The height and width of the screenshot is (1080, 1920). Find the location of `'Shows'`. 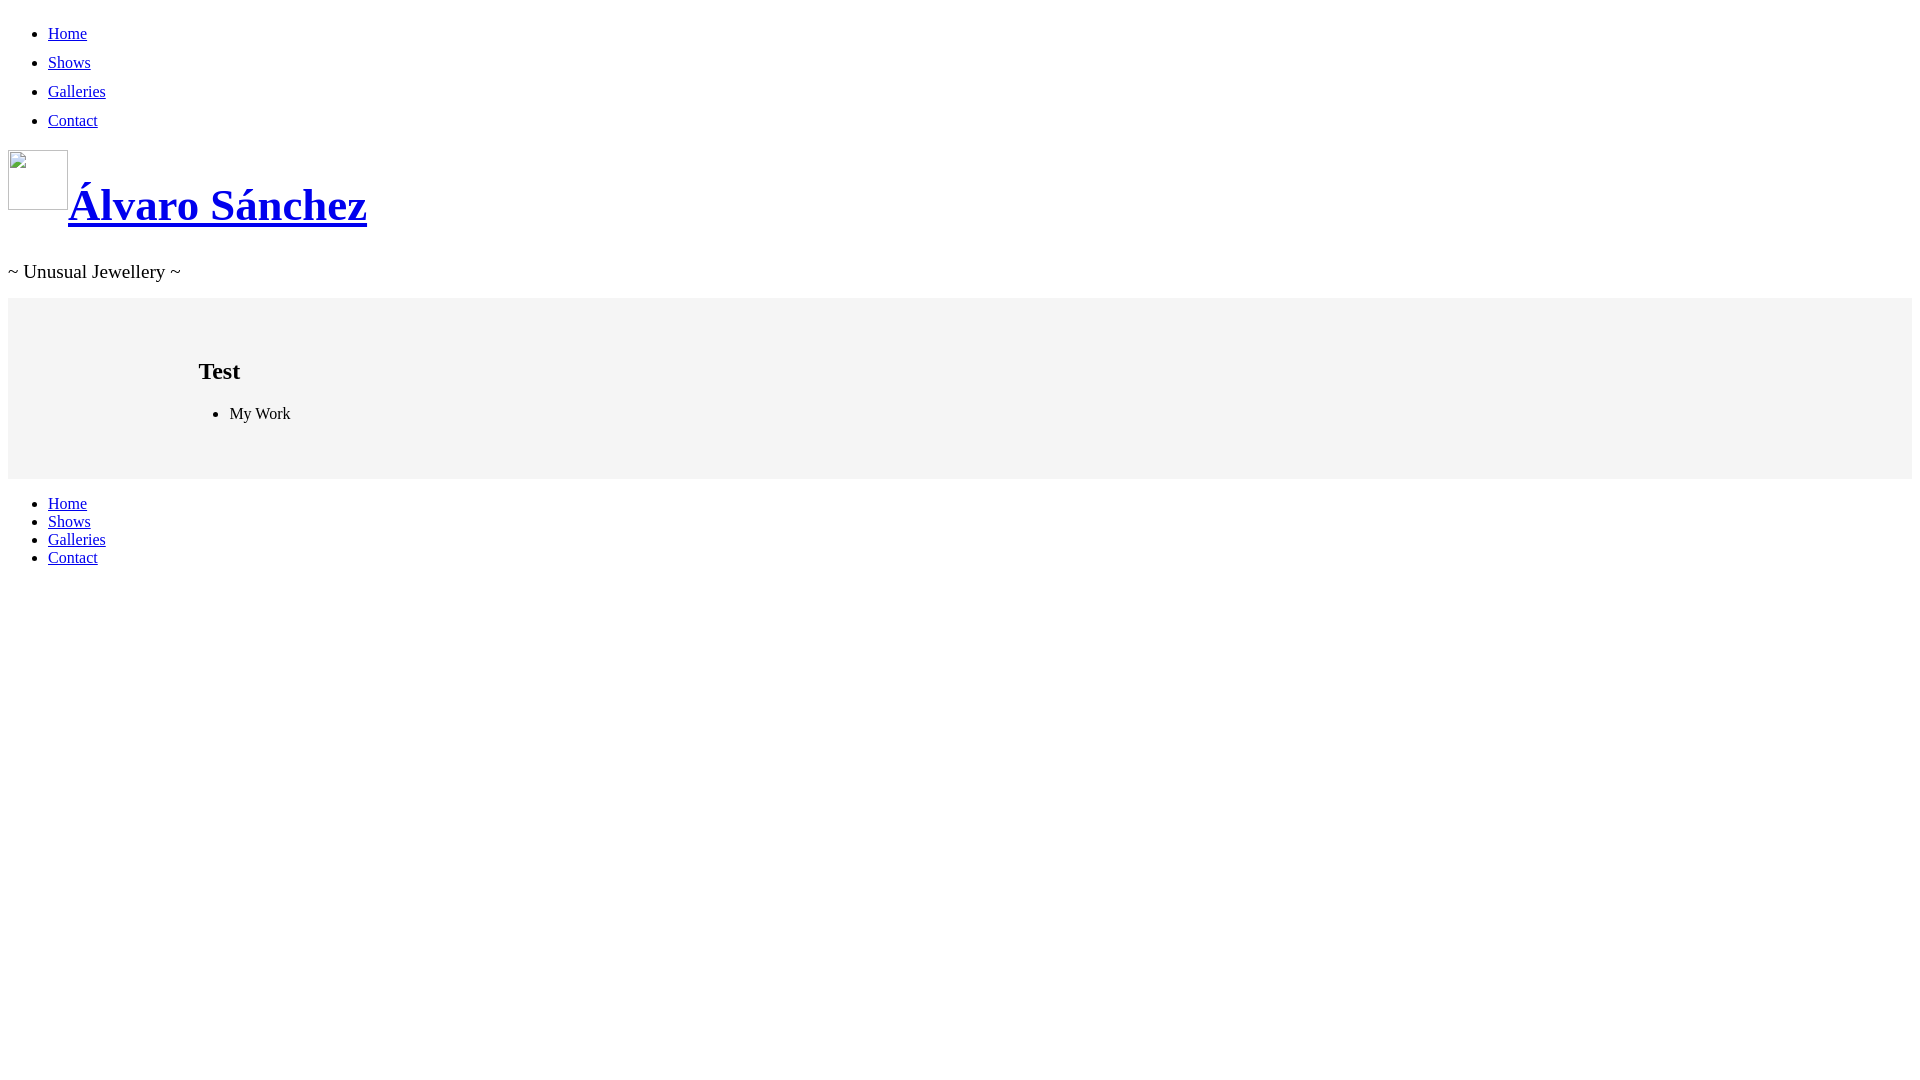

'Shows' is located at coordinates (48, 61).